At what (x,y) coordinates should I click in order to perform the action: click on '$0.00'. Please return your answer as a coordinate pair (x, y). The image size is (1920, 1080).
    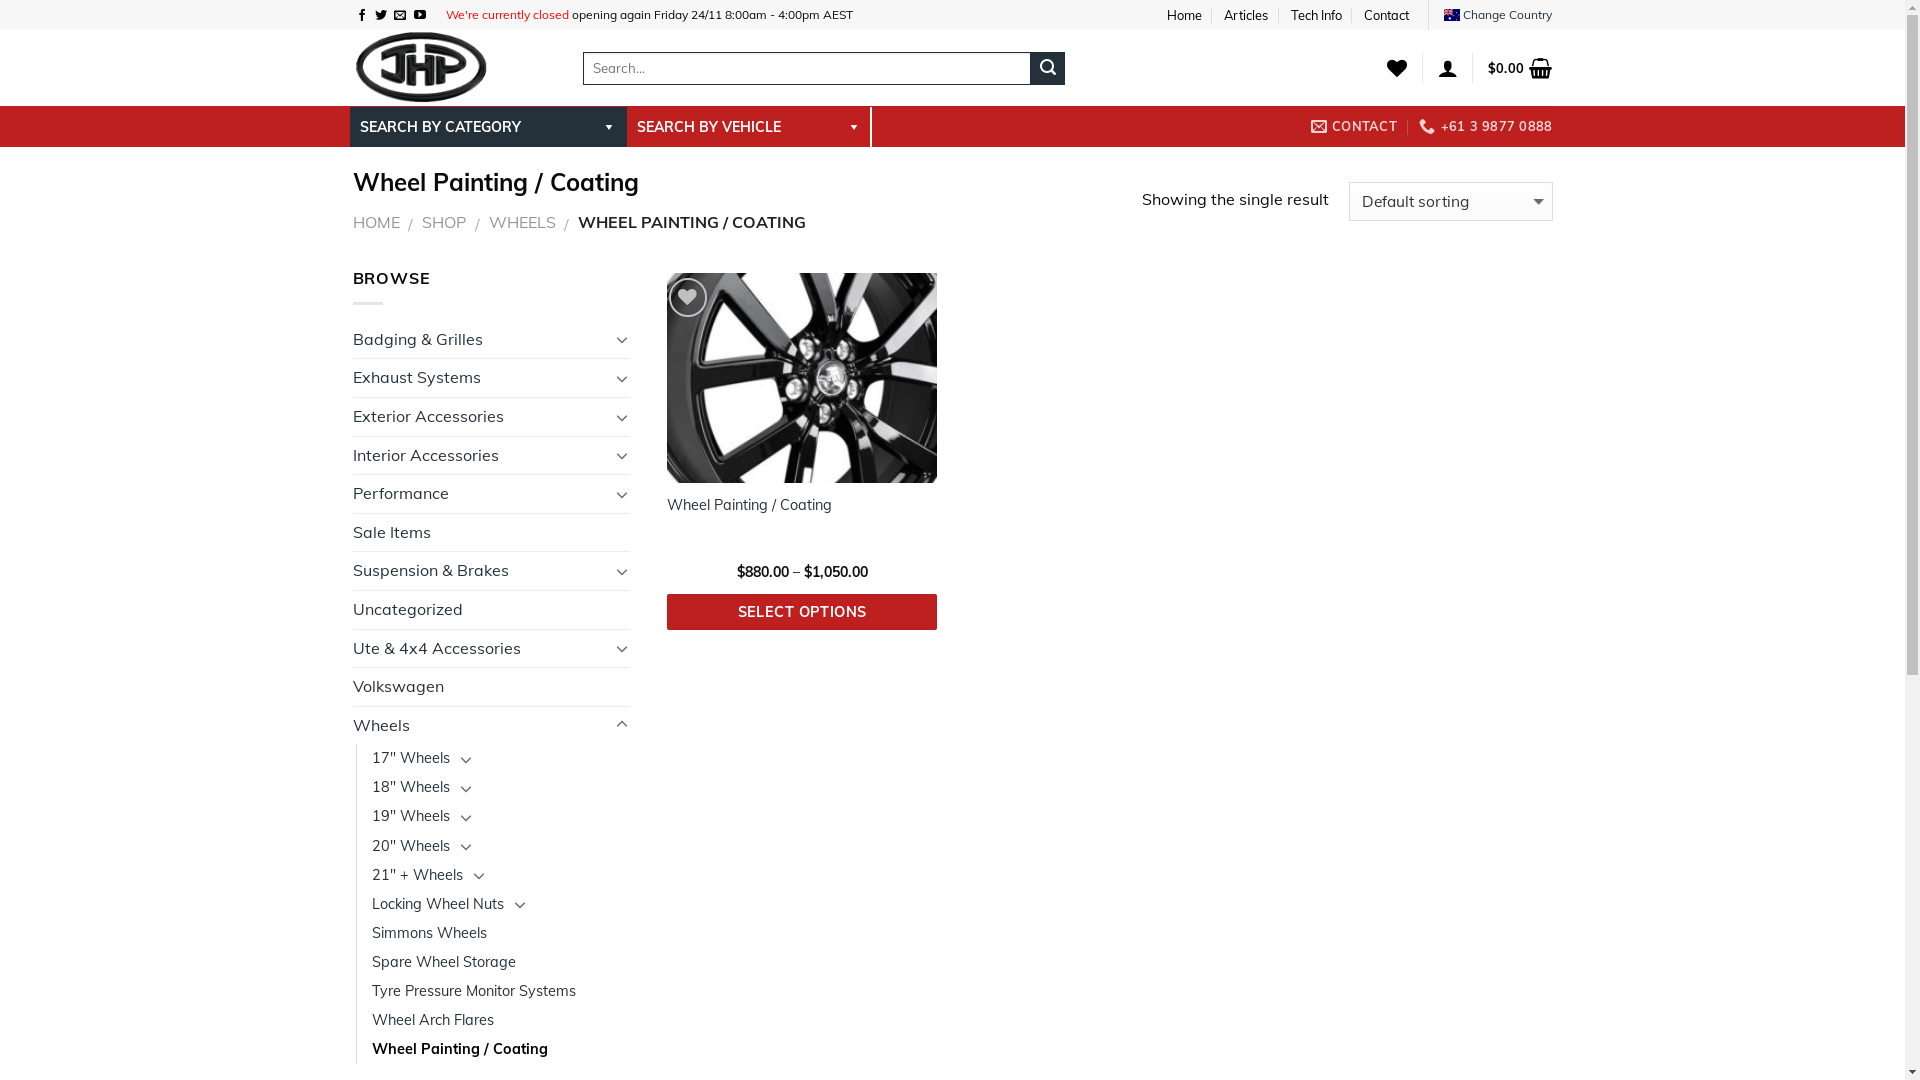
    Looking at the image, I should click on (1520, 67).